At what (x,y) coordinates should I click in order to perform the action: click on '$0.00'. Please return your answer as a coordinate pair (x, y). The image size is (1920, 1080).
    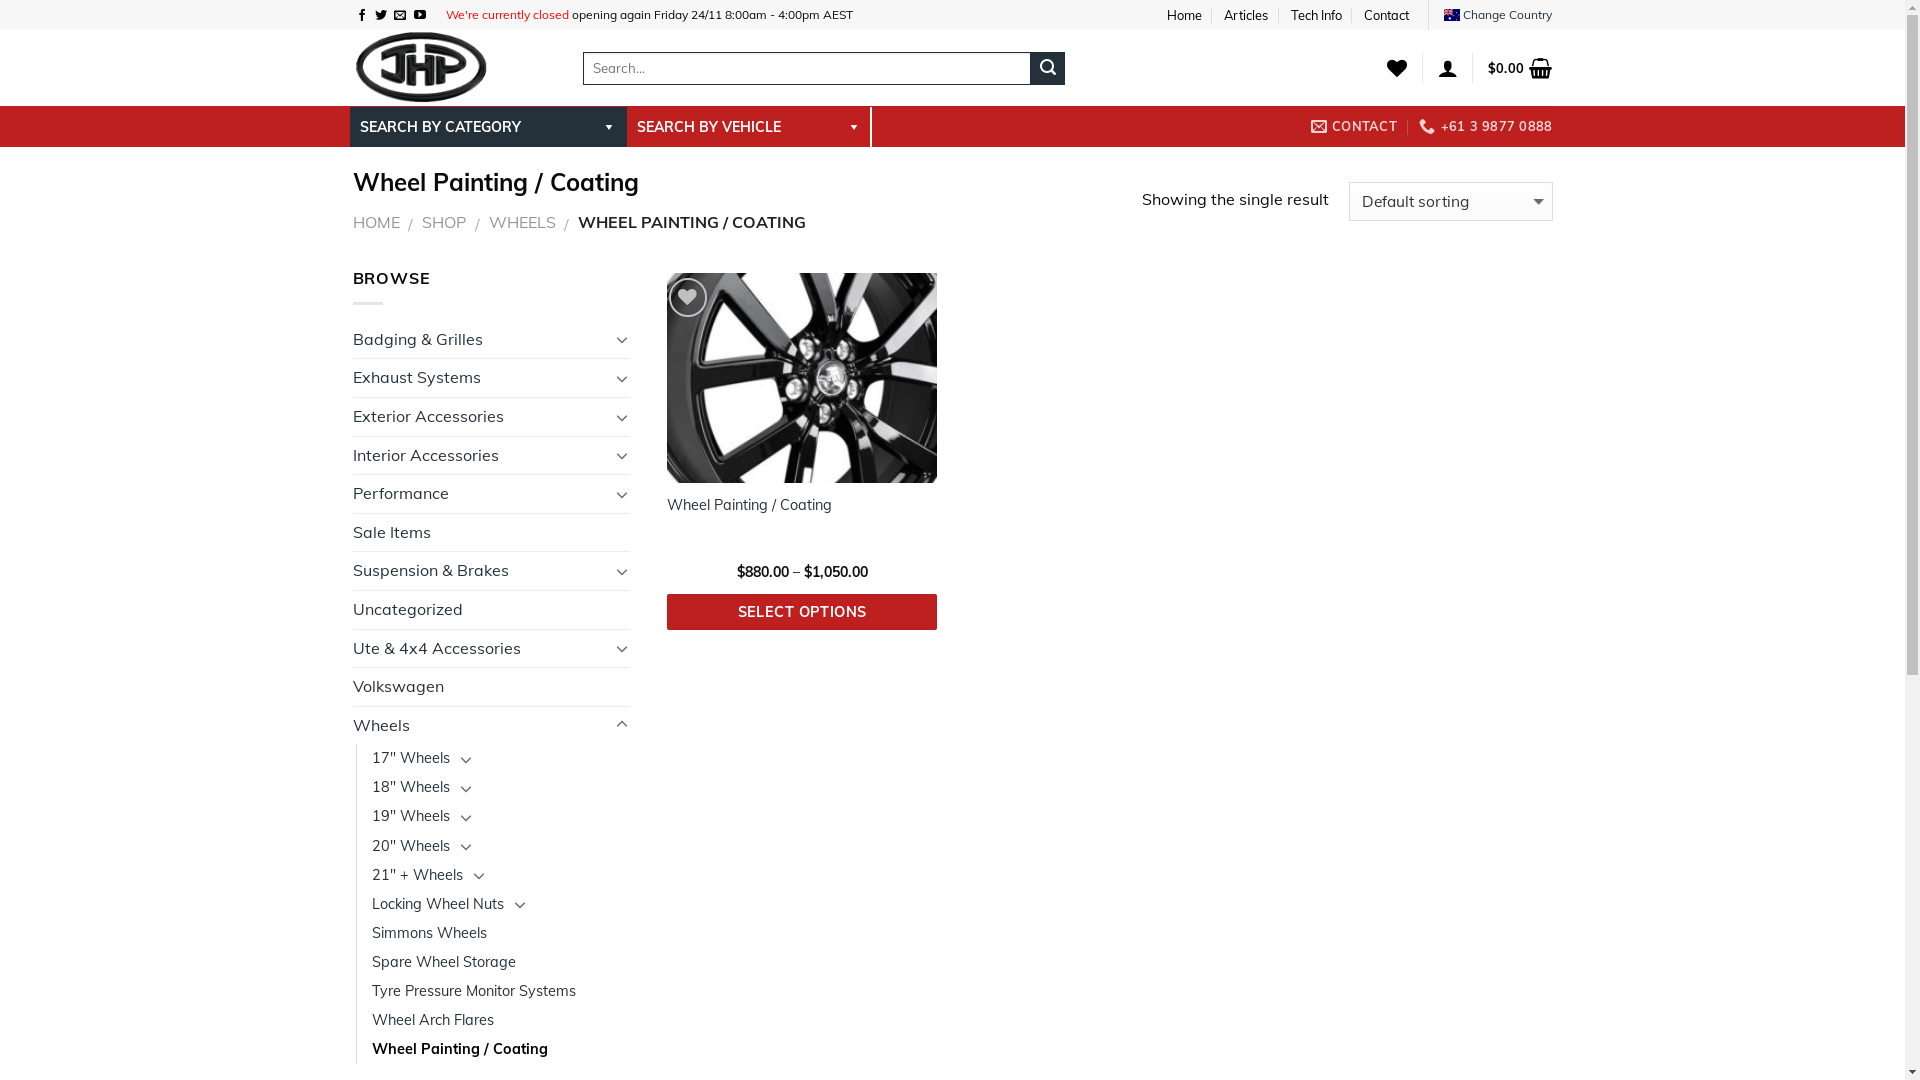
    Looking at the image, I should click on (1520, 67).